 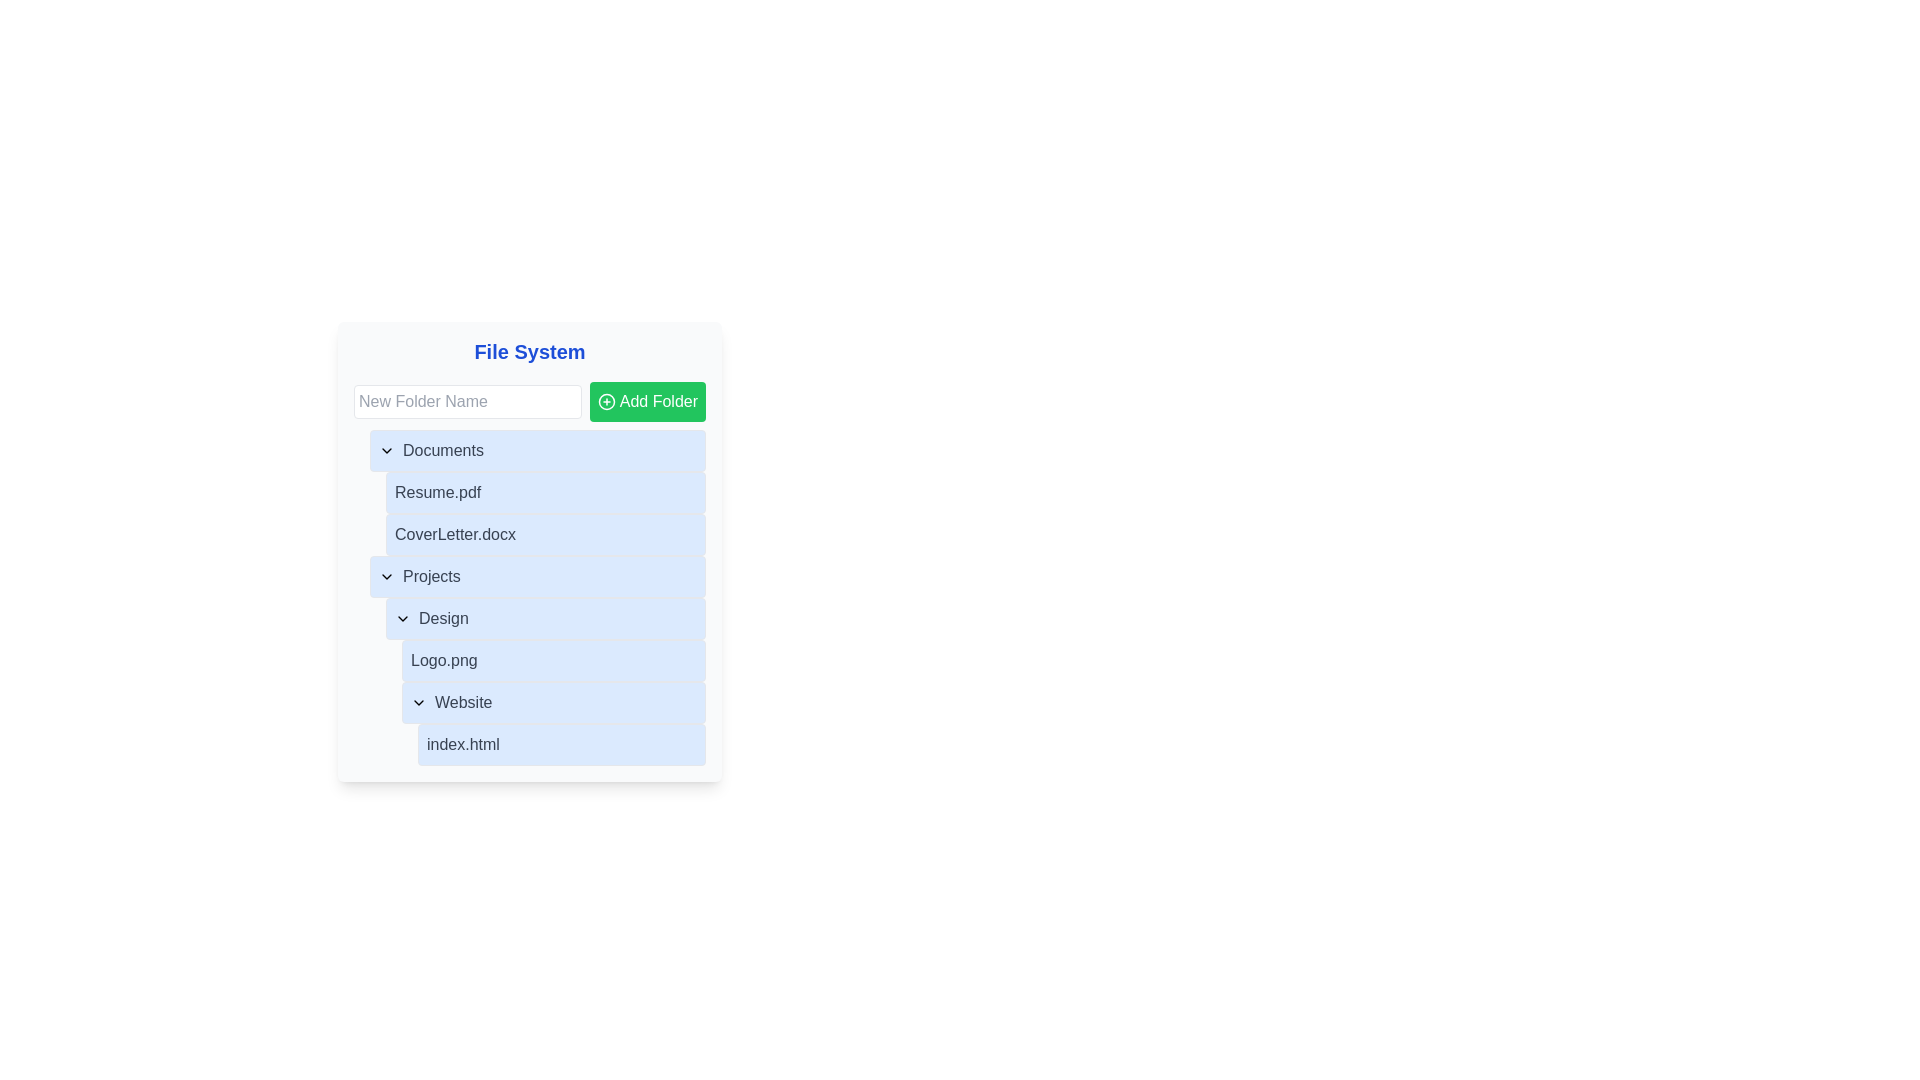 I want to click on the Toggleable folder or file list item located under the 'Website' entry, which is nested under 'Logo.png', so click(x=546, y=701).